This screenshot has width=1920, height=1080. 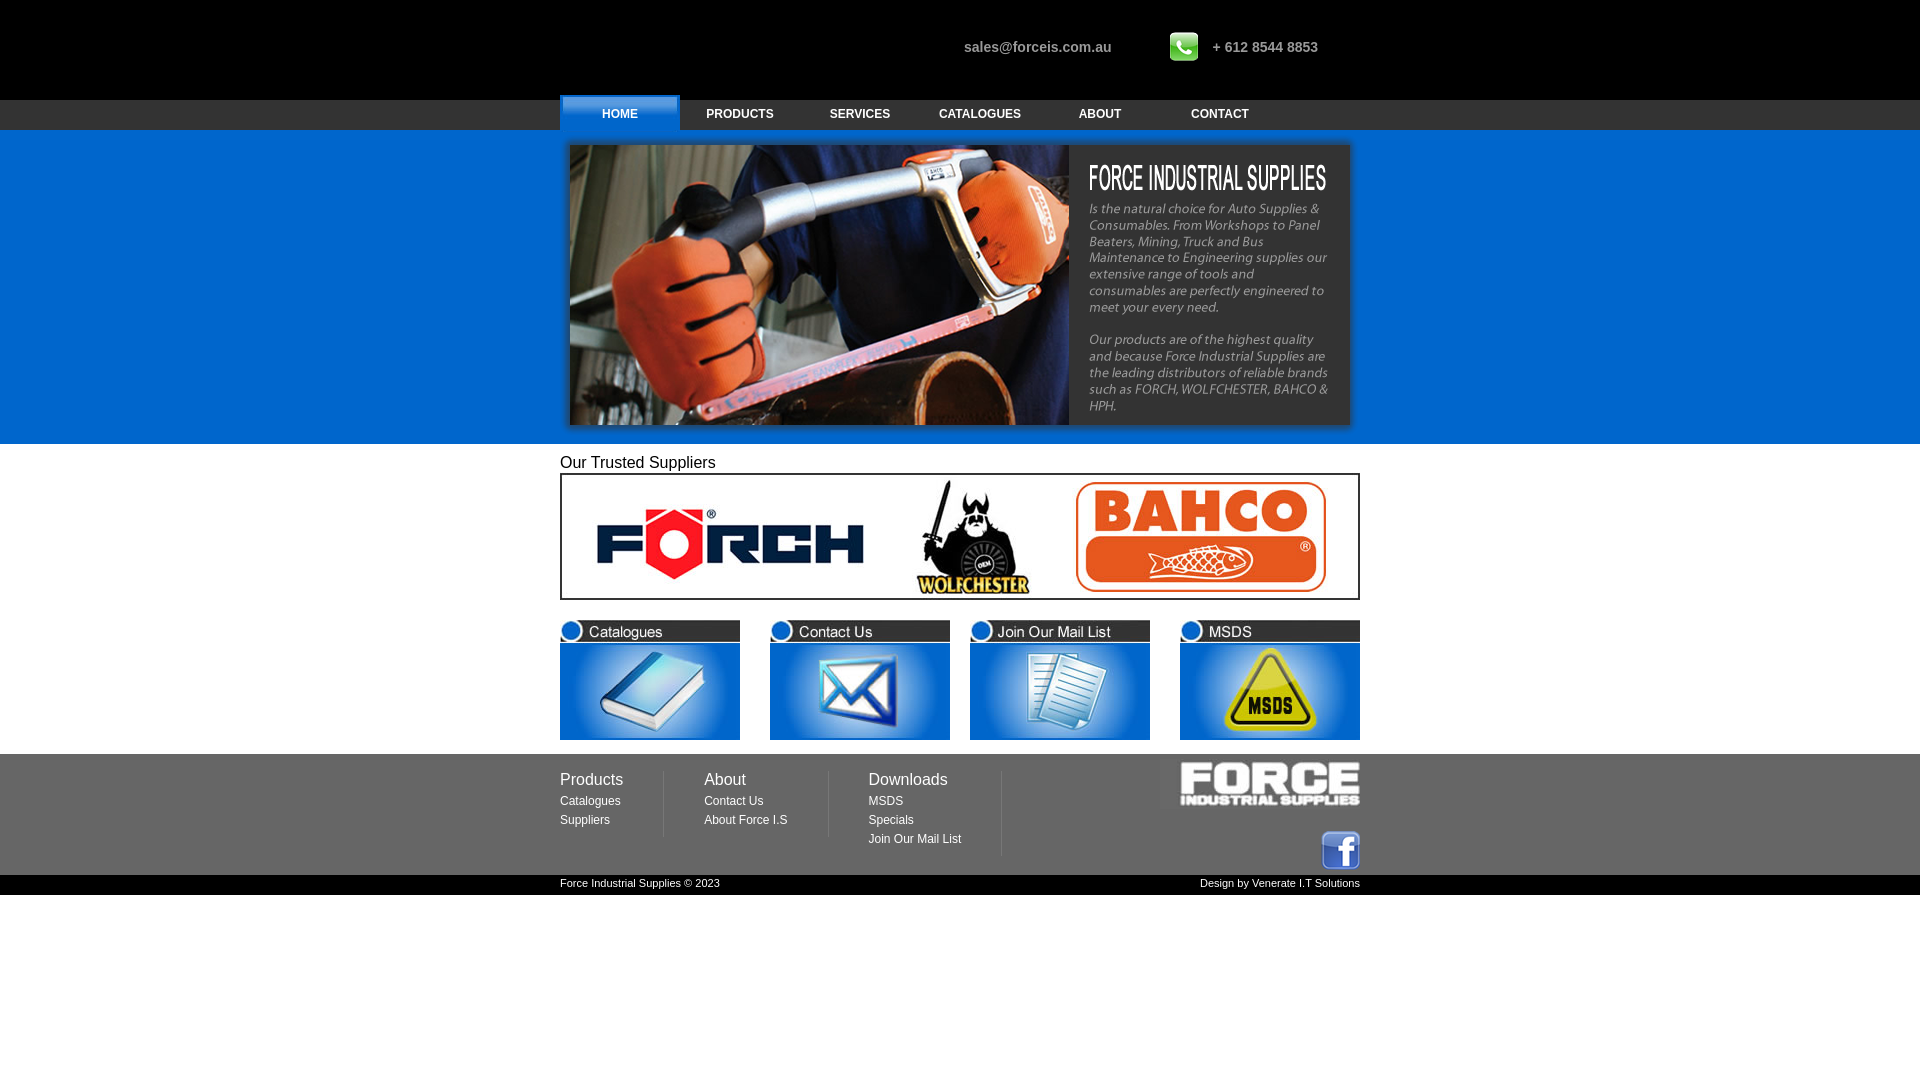 What do you see at coordinates (618, 114) in the screenshot?
I see `'HOME'` at bounding box center [618, 114].